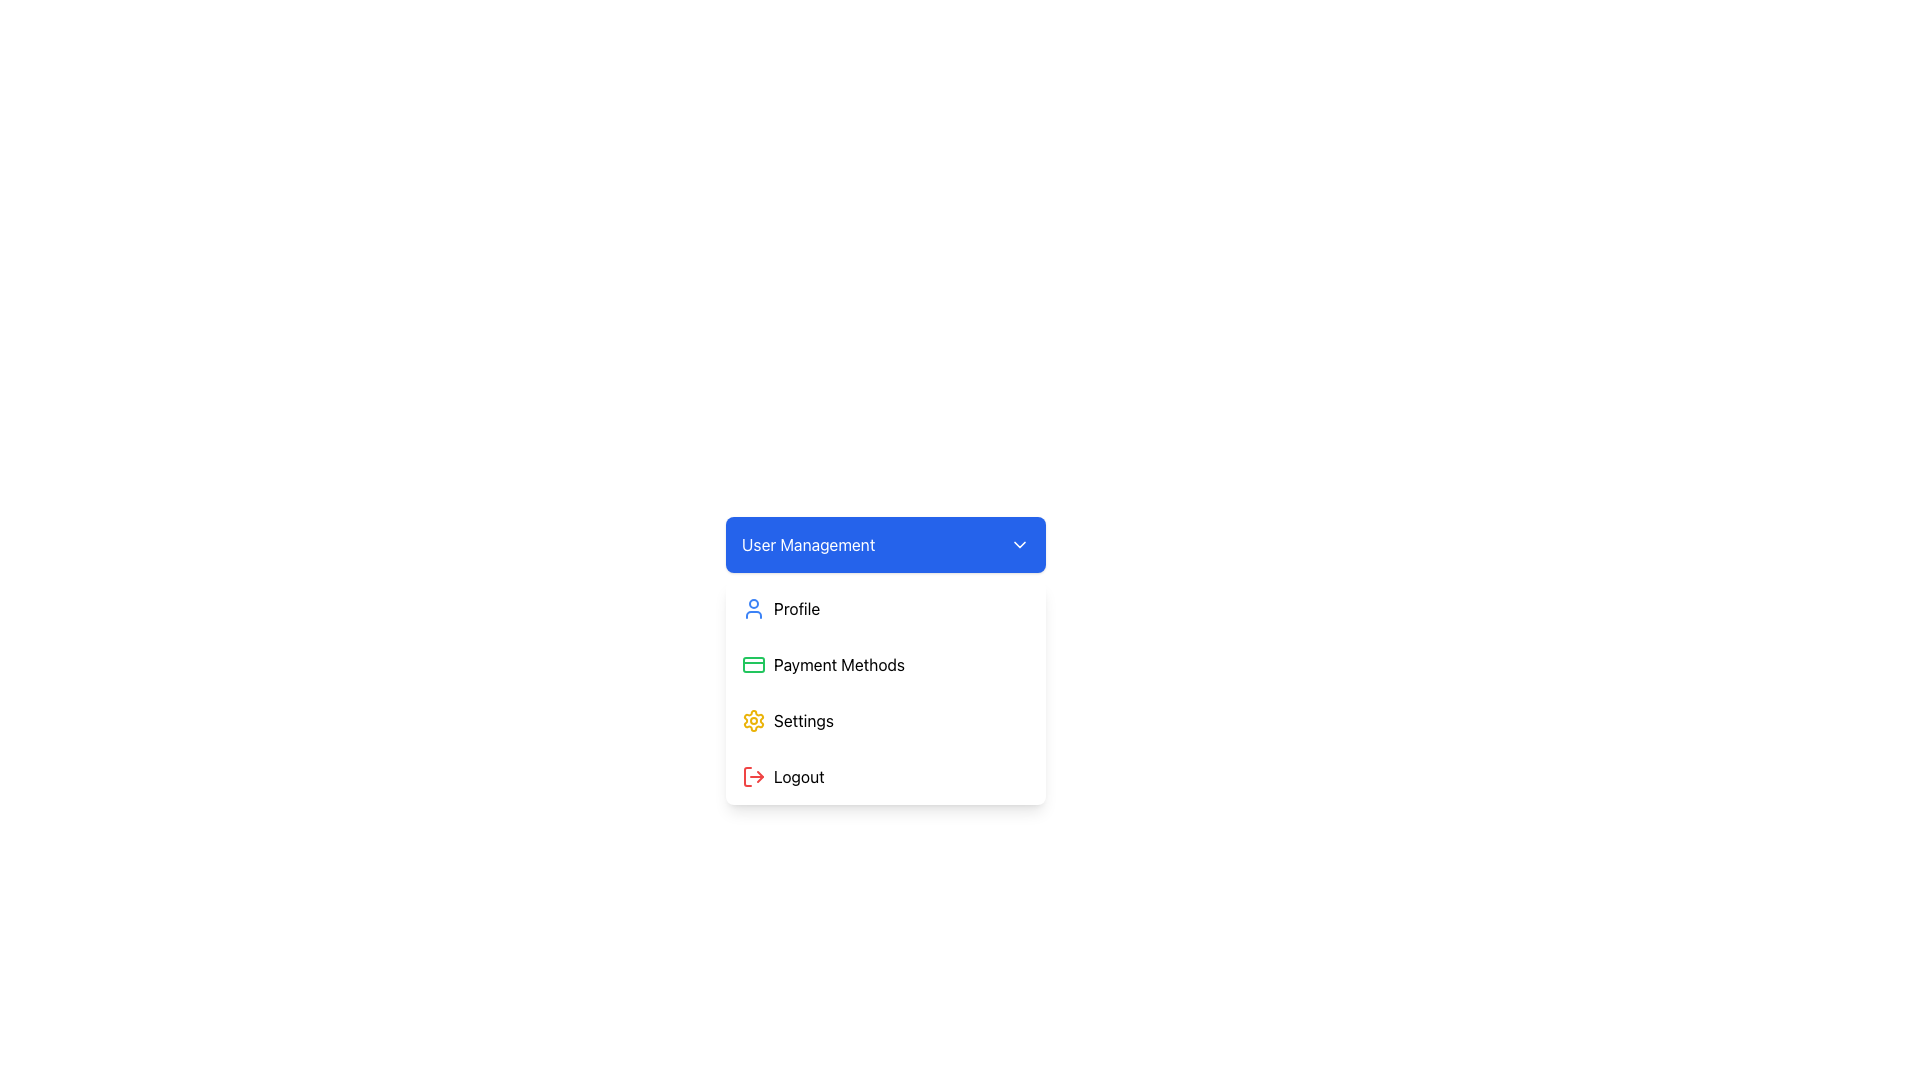 The image size is (1920, 1080). Describe the element at coordinates (752, 608) in the screenshot. I see `the 'Profile' menu item icon located in the 'User Management' dropdown menu` at that location.